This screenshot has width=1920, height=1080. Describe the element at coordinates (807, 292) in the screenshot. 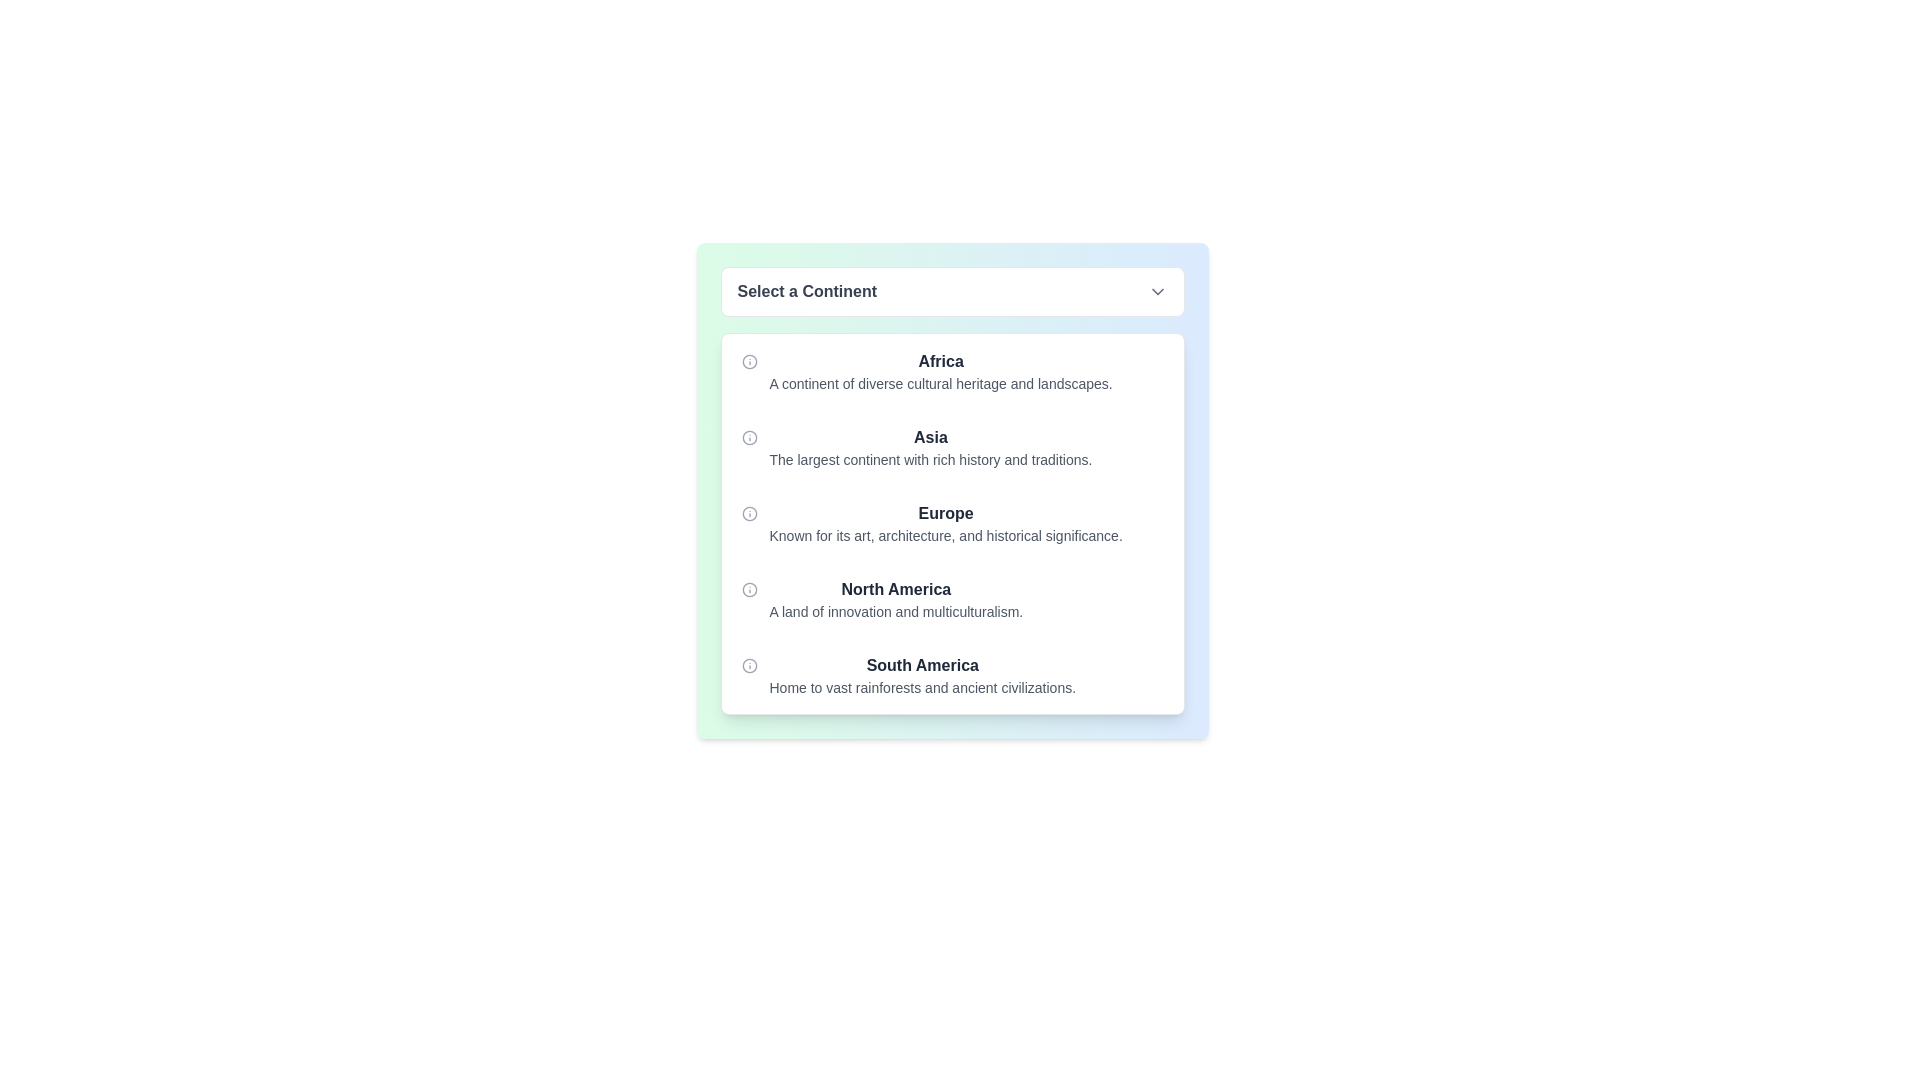

I see `the Text label indicating the selection of a continent in the dropdown menu` at that location.